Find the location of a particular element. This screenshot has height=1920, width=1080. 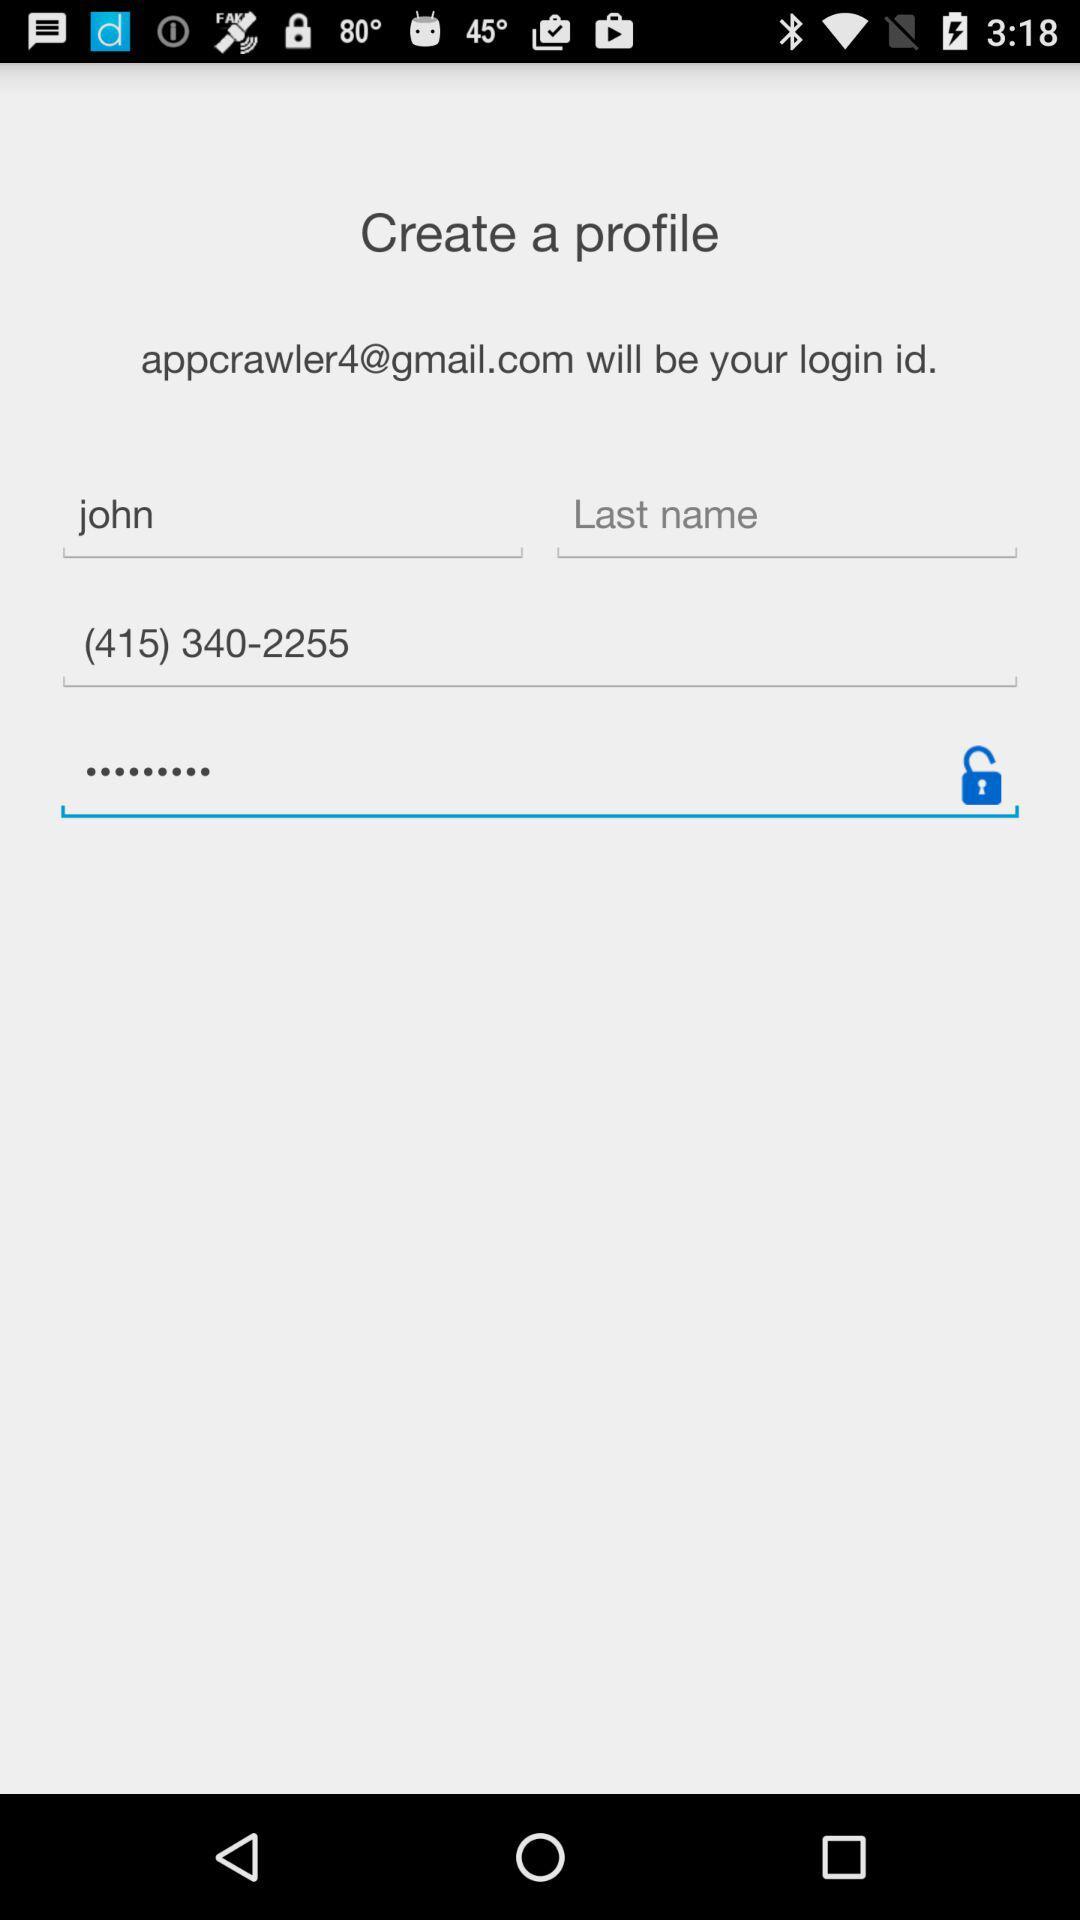

icon to the right of john item is located at coordinates (786, 517).